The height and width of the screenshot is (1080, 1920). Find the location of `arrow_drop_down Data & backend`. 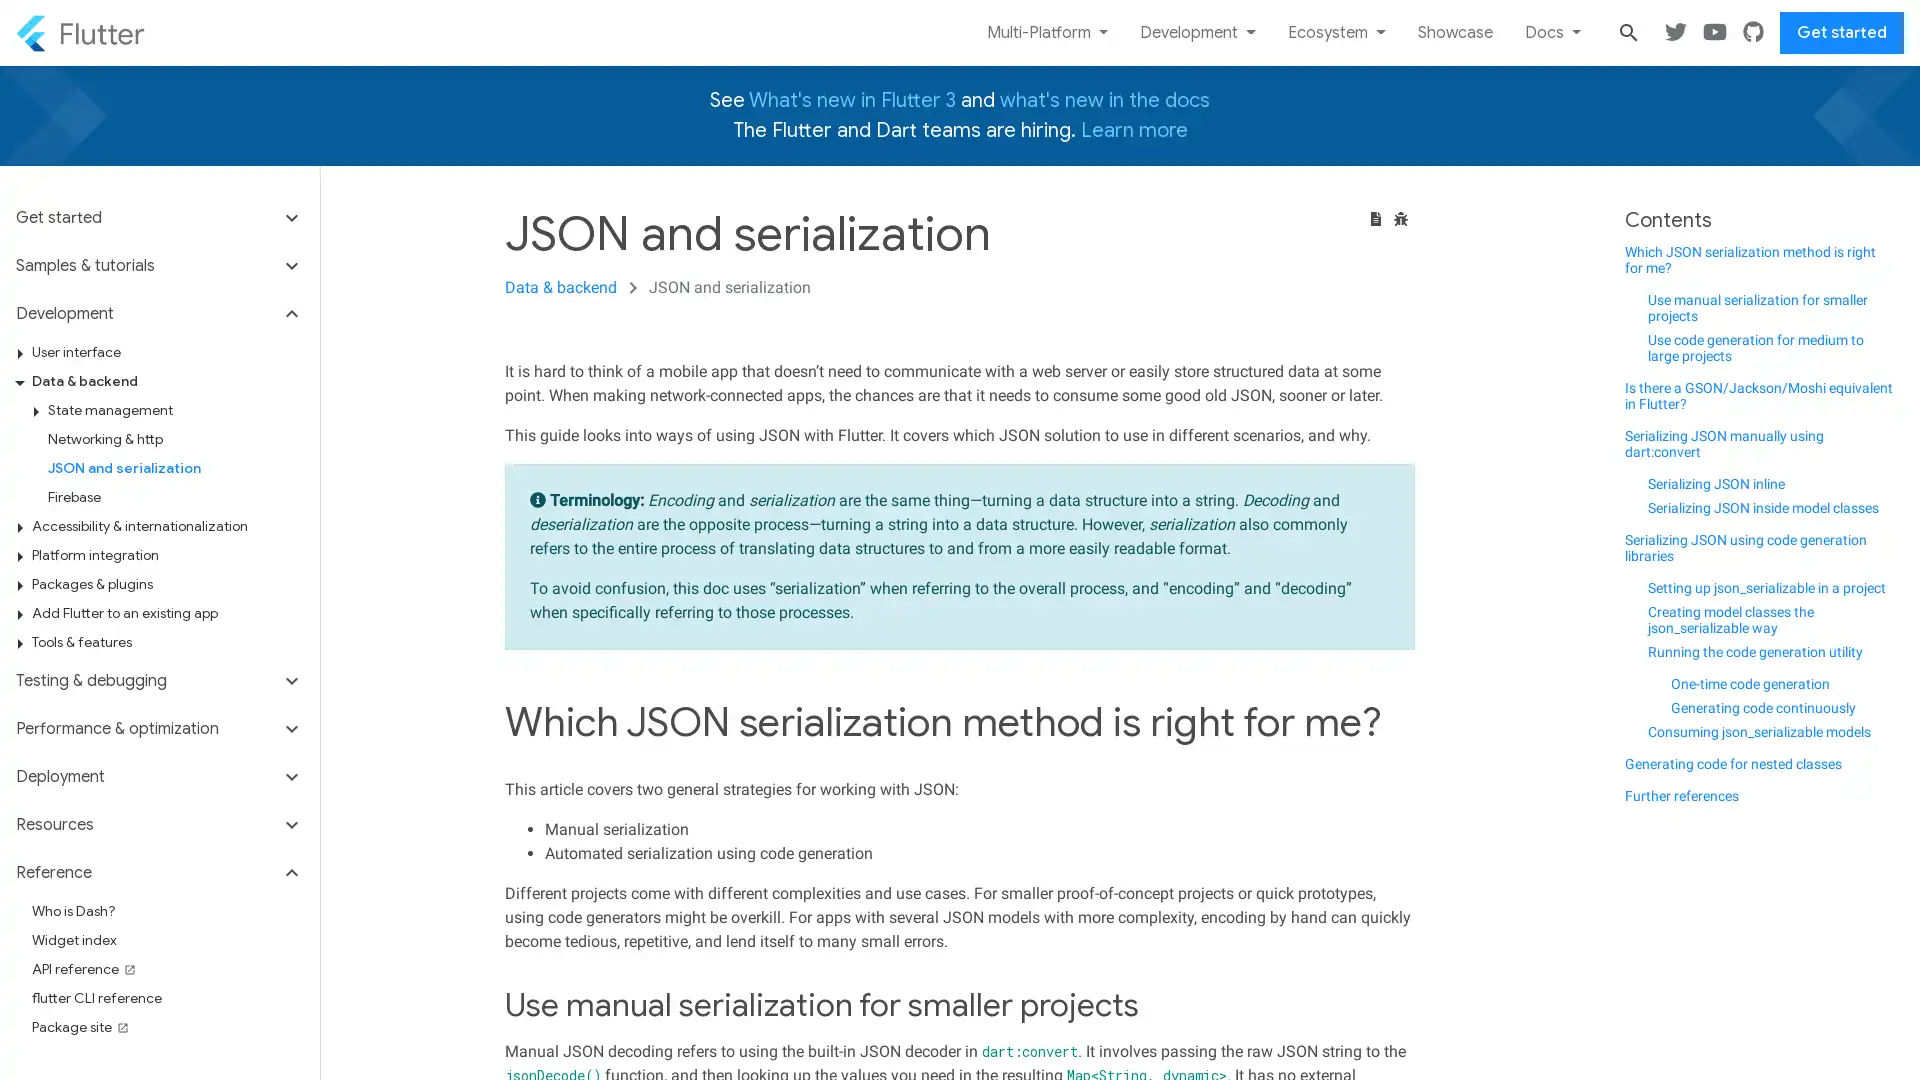

arrow_drop_down Data & backend is located at coordinates (167, 381).